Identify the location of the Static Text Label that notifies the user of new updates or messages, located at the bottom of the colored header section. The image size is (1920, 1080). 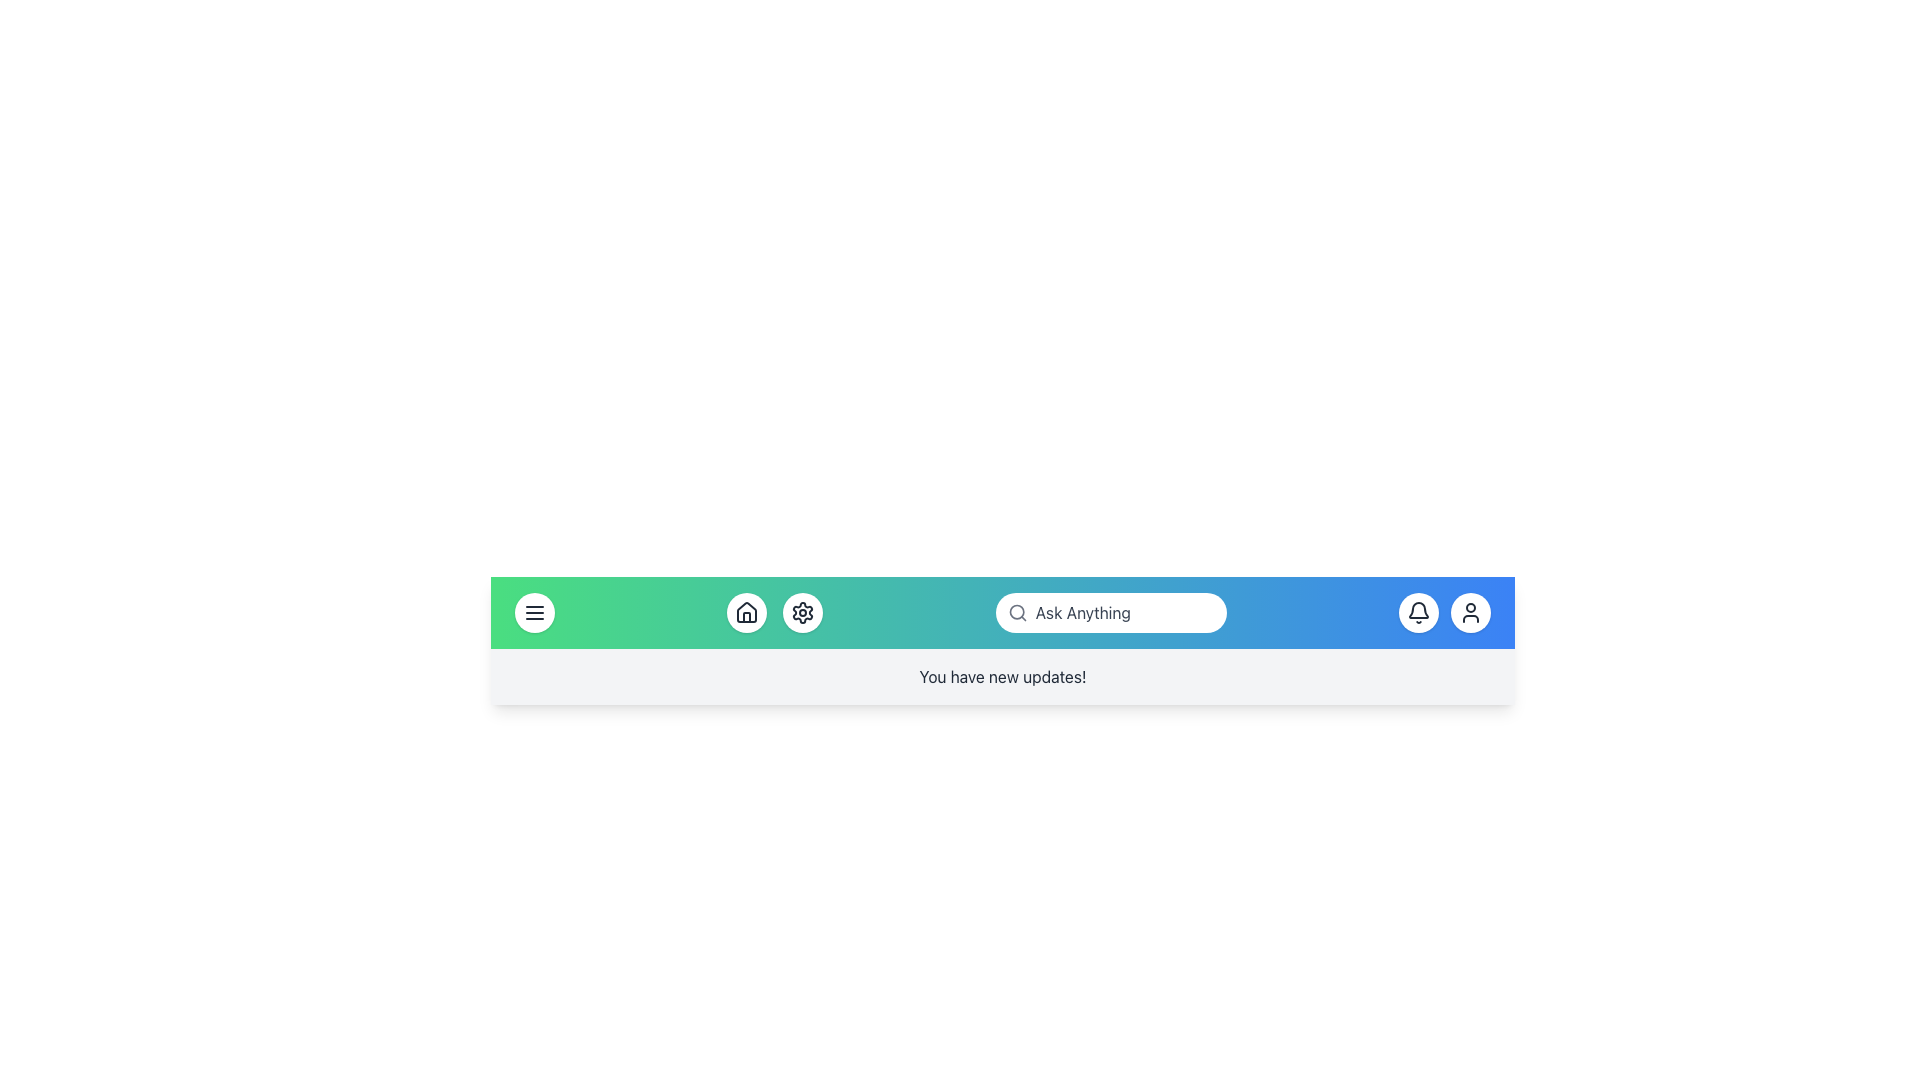
(1003, 676).